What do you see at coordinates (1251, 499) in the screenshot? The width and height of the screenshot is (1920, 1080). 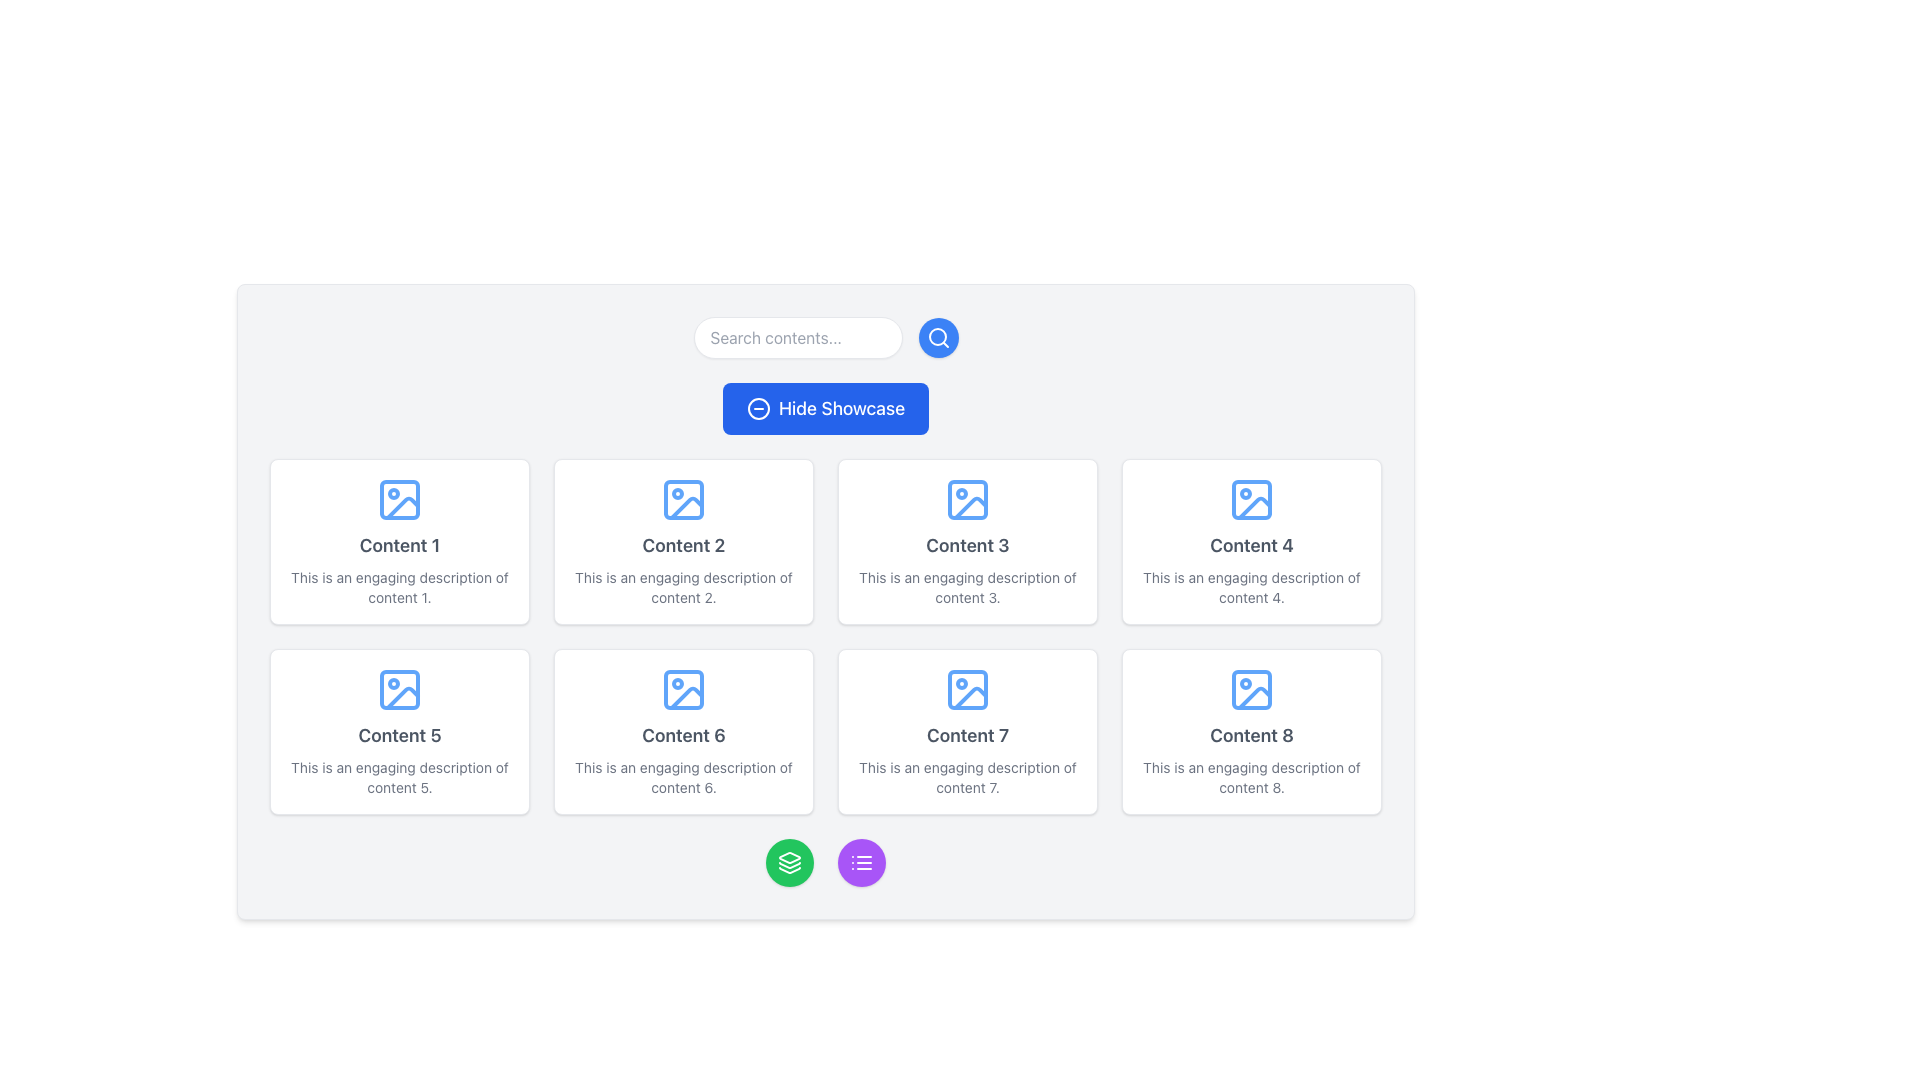 I see `the decorative icon associated with the 'Content 4' card, which is located at the top of the card and is centered horizontally` at bounding box center [1251, 499].